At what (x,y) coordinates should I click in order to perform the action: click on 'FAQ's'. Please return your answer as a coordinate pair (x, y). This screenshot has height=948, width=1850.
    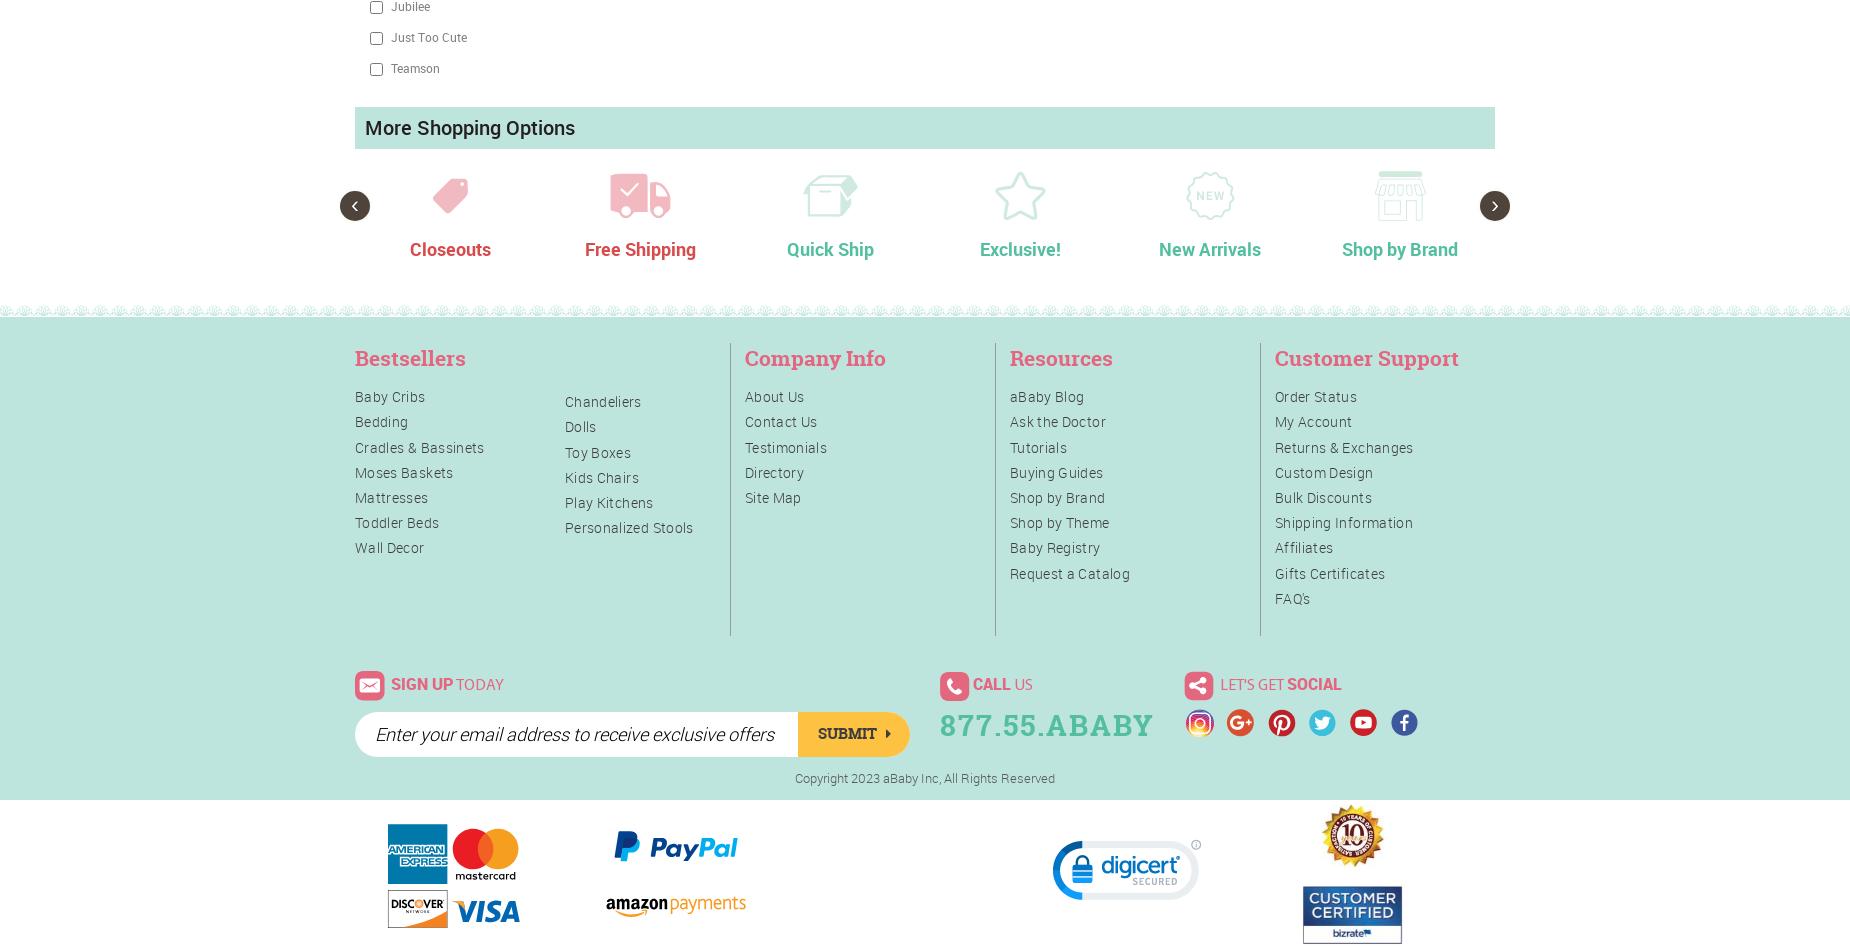
    Looking at the image, I should click on (1291, 596).